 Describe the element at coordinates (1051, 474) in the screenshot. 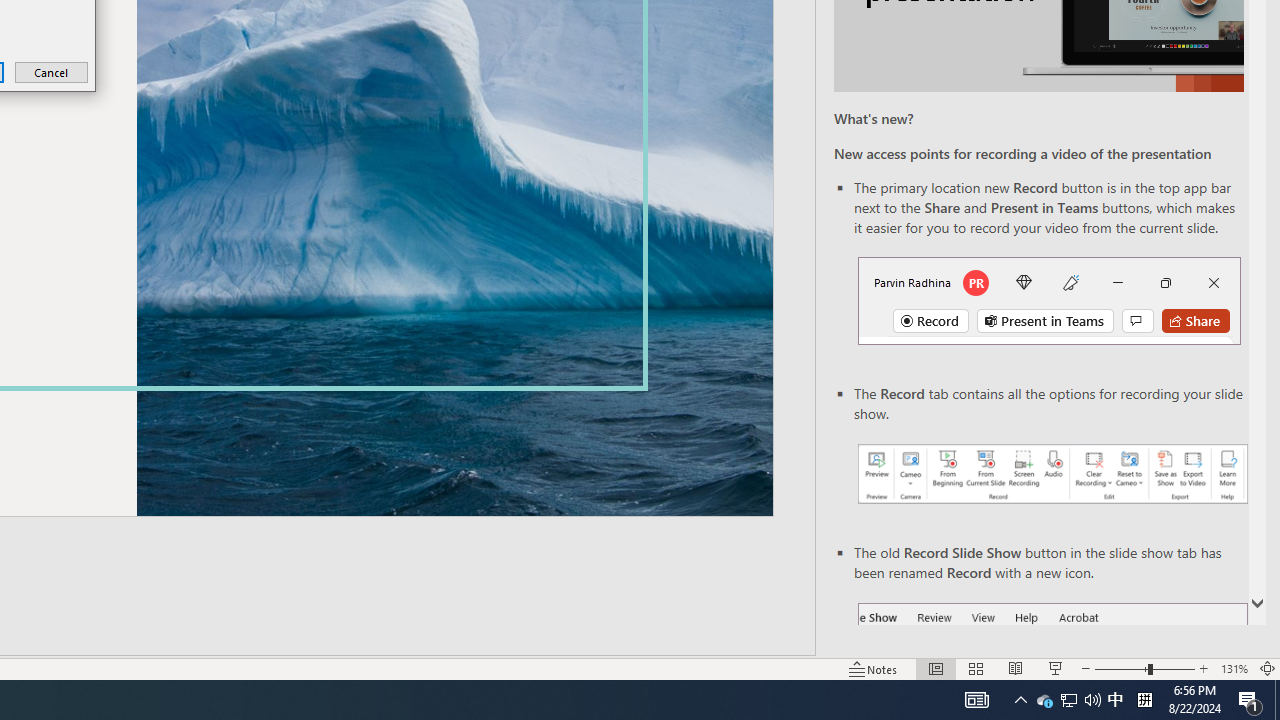

I see `'Record your presentations screenshot one'` at that location.